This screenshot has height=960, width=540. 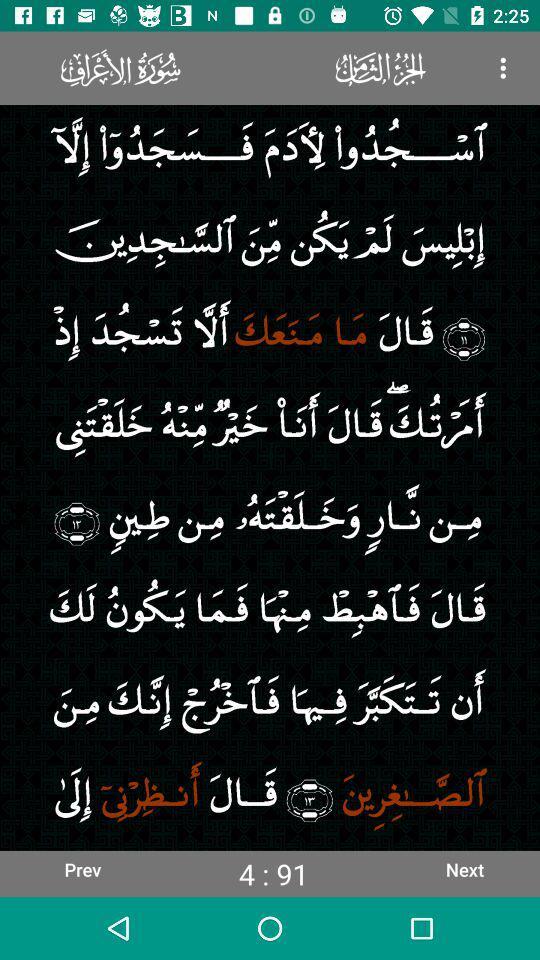 I want to click on the icon at the top right corner, so click(x=502, y=68).